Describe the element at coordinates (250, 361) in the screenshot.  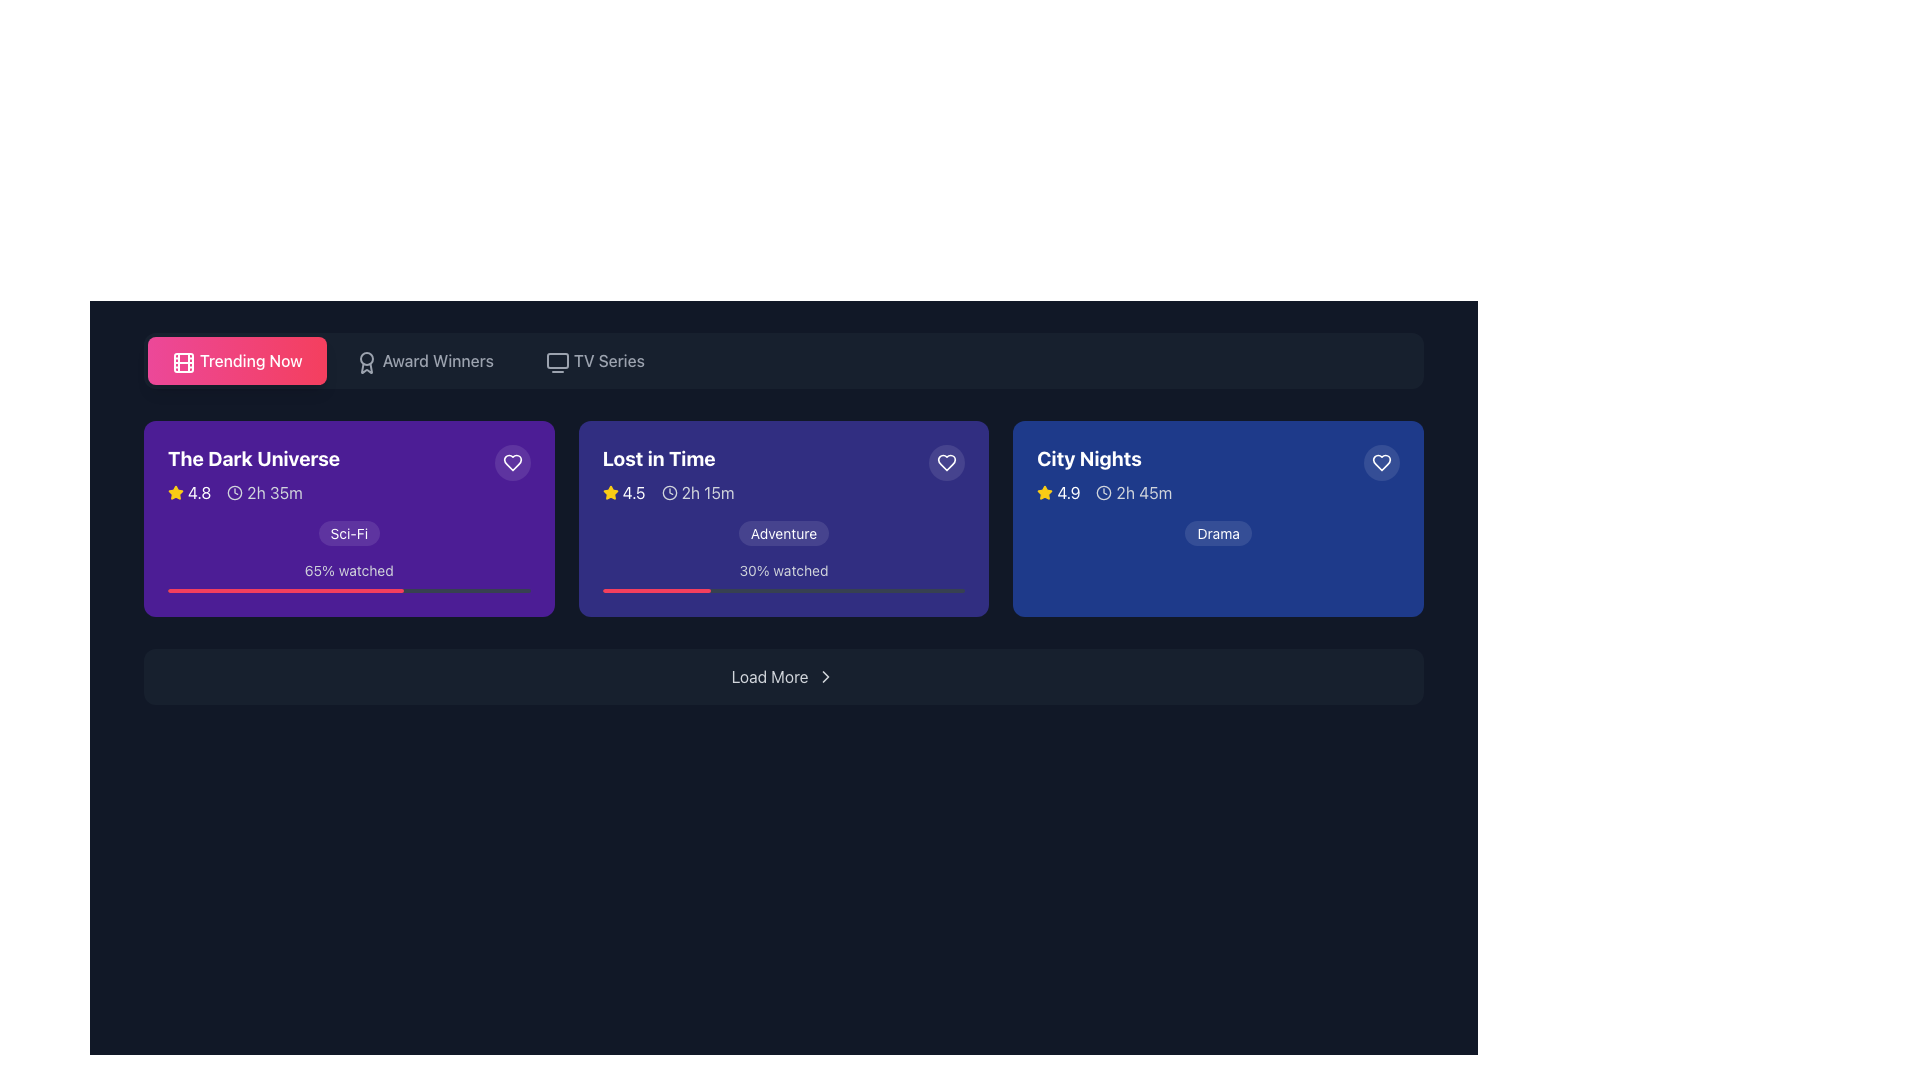
I see `the 'Trending Now' button` at that location.